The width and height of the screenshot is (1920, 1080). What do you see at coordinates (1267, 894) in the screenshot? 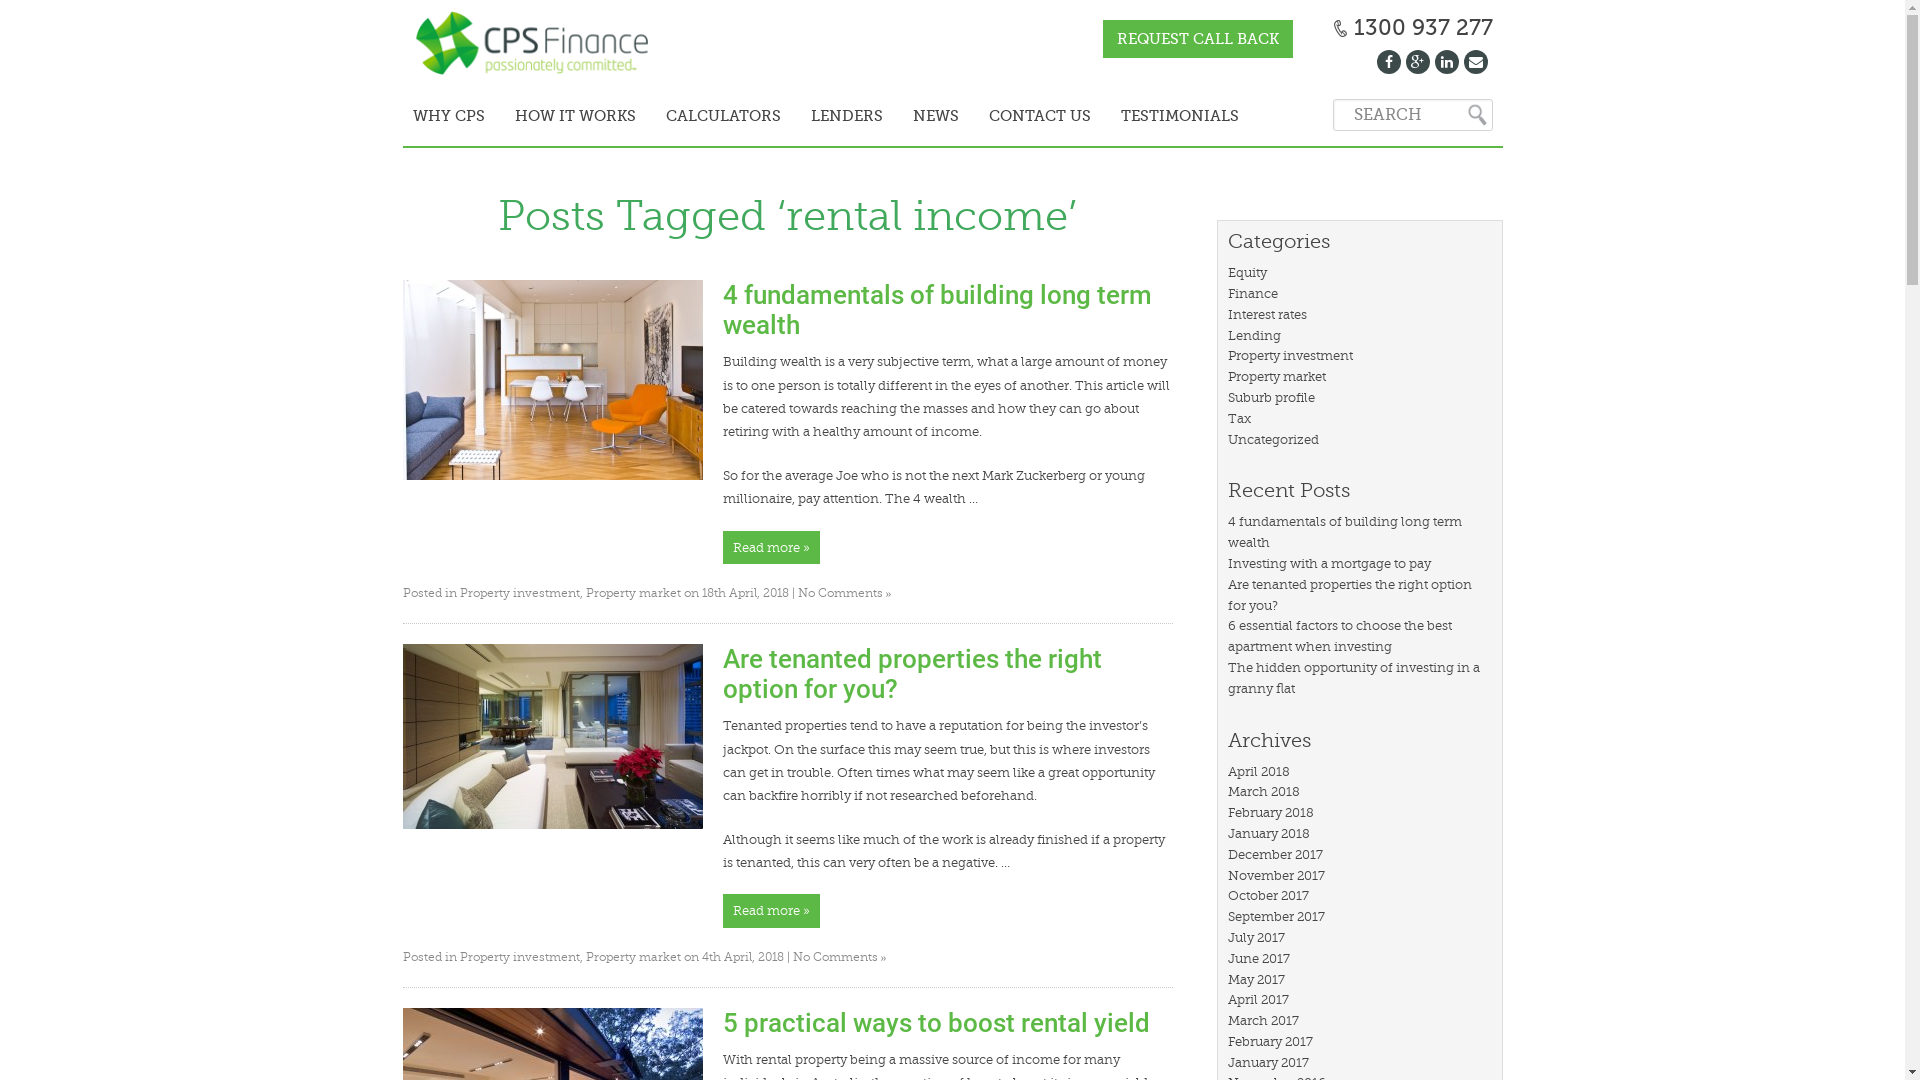
I see `'October 2017'` at bounding box center [1267, 894].